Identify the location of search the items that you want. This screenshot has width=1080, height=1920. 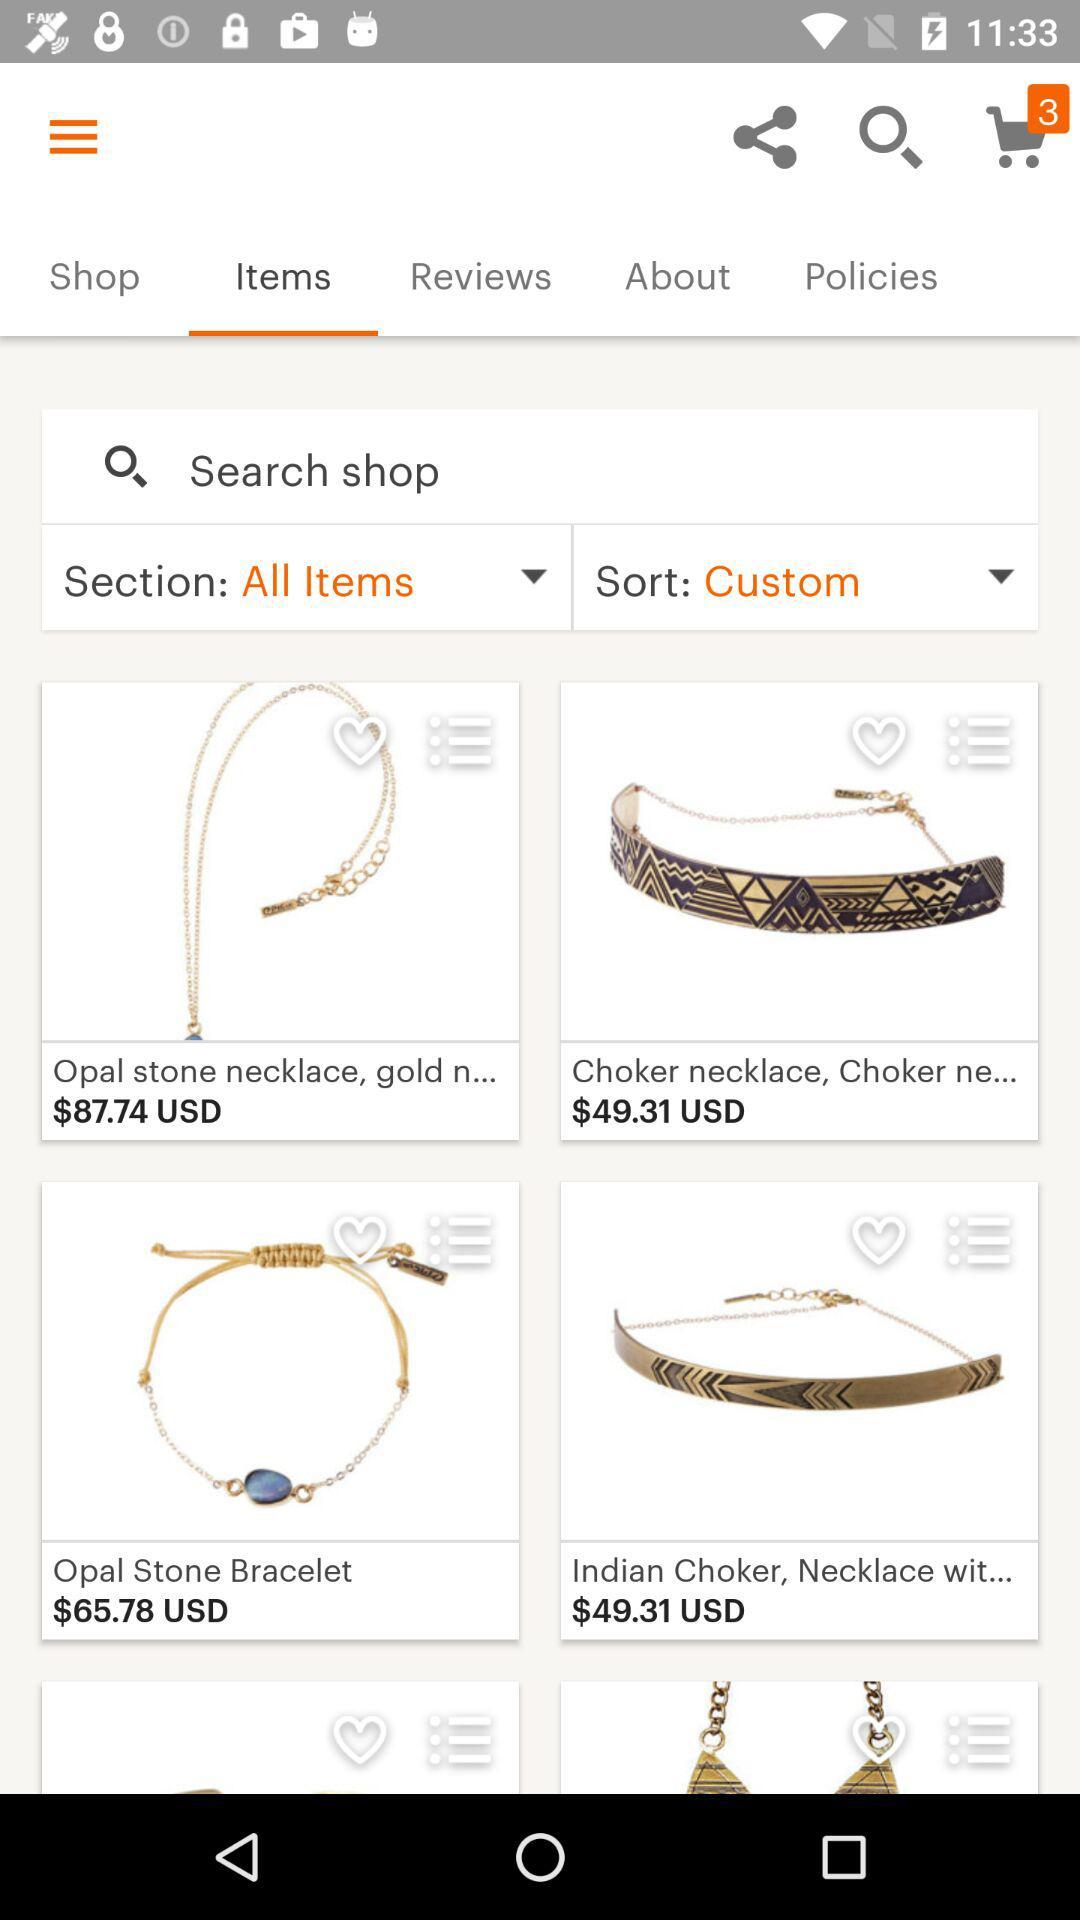
(591, 466).